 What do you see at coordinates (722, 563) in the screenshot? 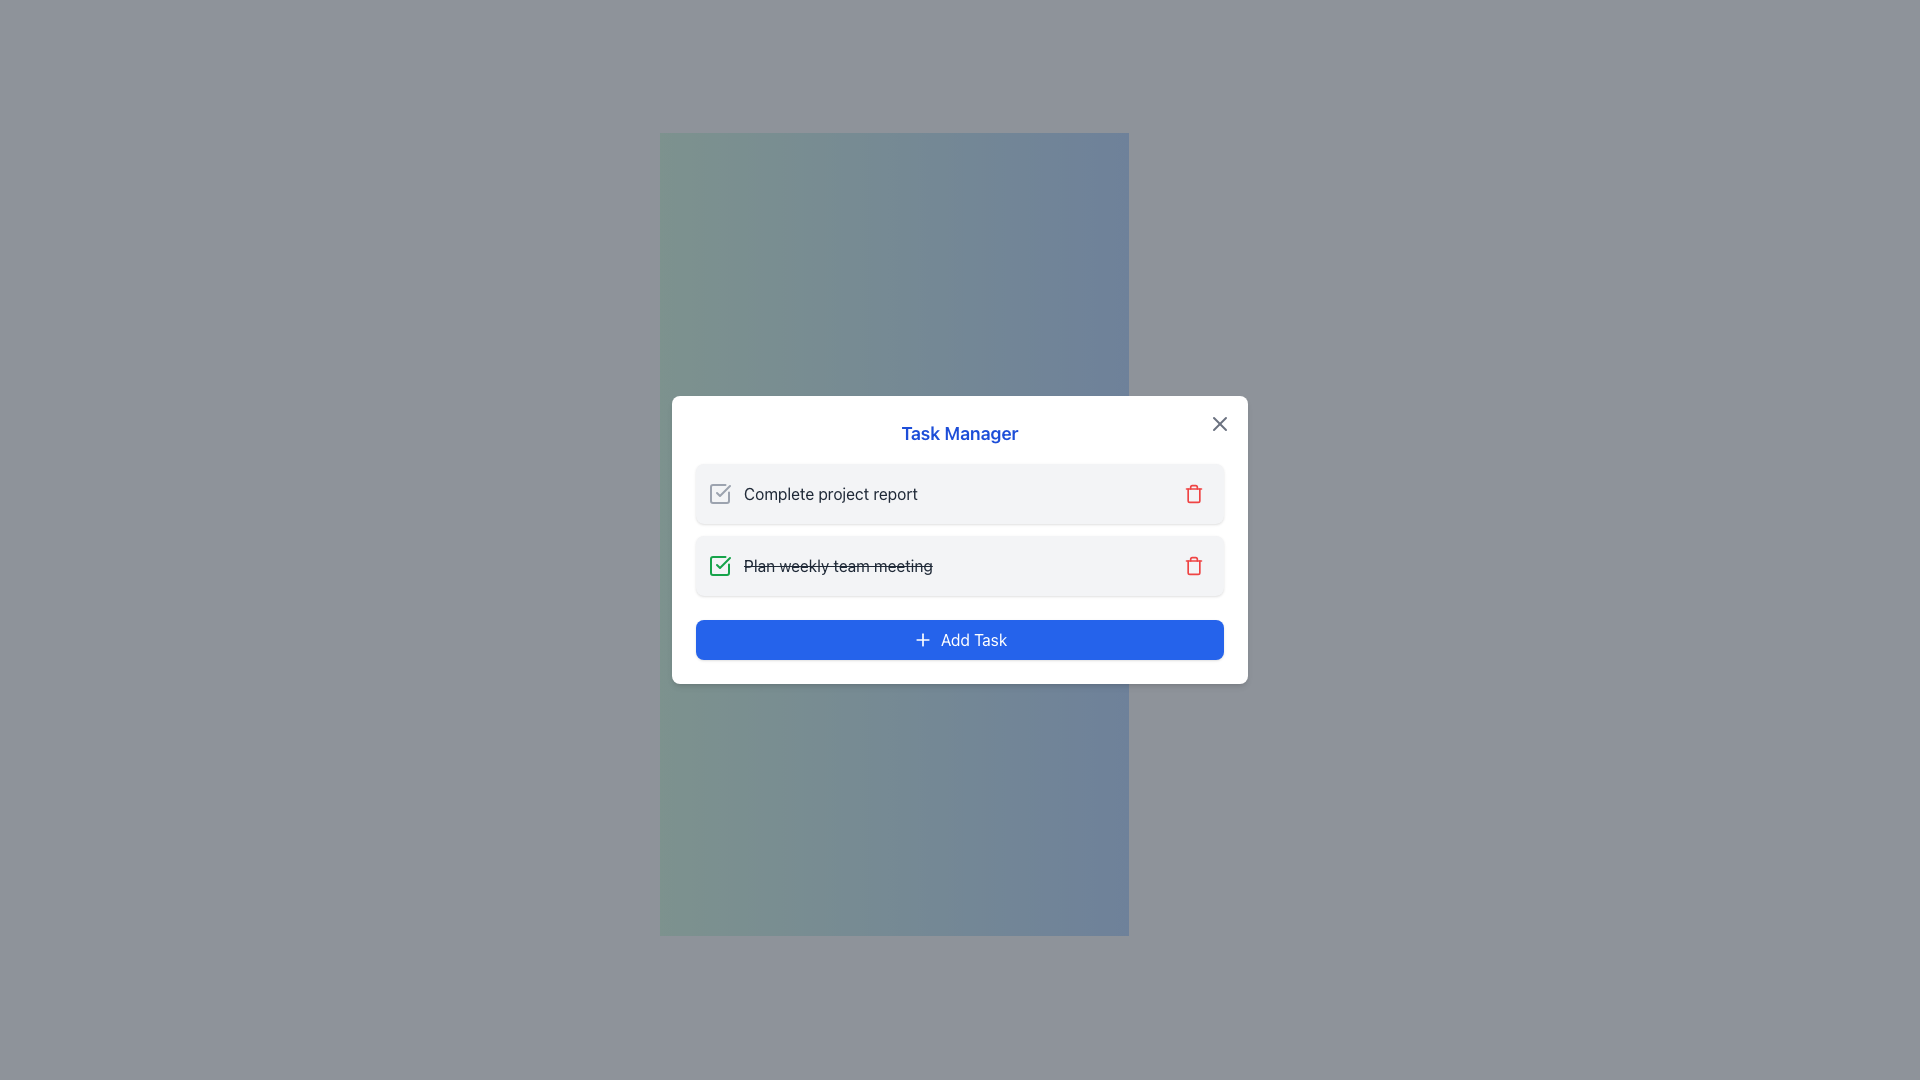
I see `green checkmark icon indicating a completed status, located near the text 'Plan weekly team meeting'` at bounding box center [722, 563].